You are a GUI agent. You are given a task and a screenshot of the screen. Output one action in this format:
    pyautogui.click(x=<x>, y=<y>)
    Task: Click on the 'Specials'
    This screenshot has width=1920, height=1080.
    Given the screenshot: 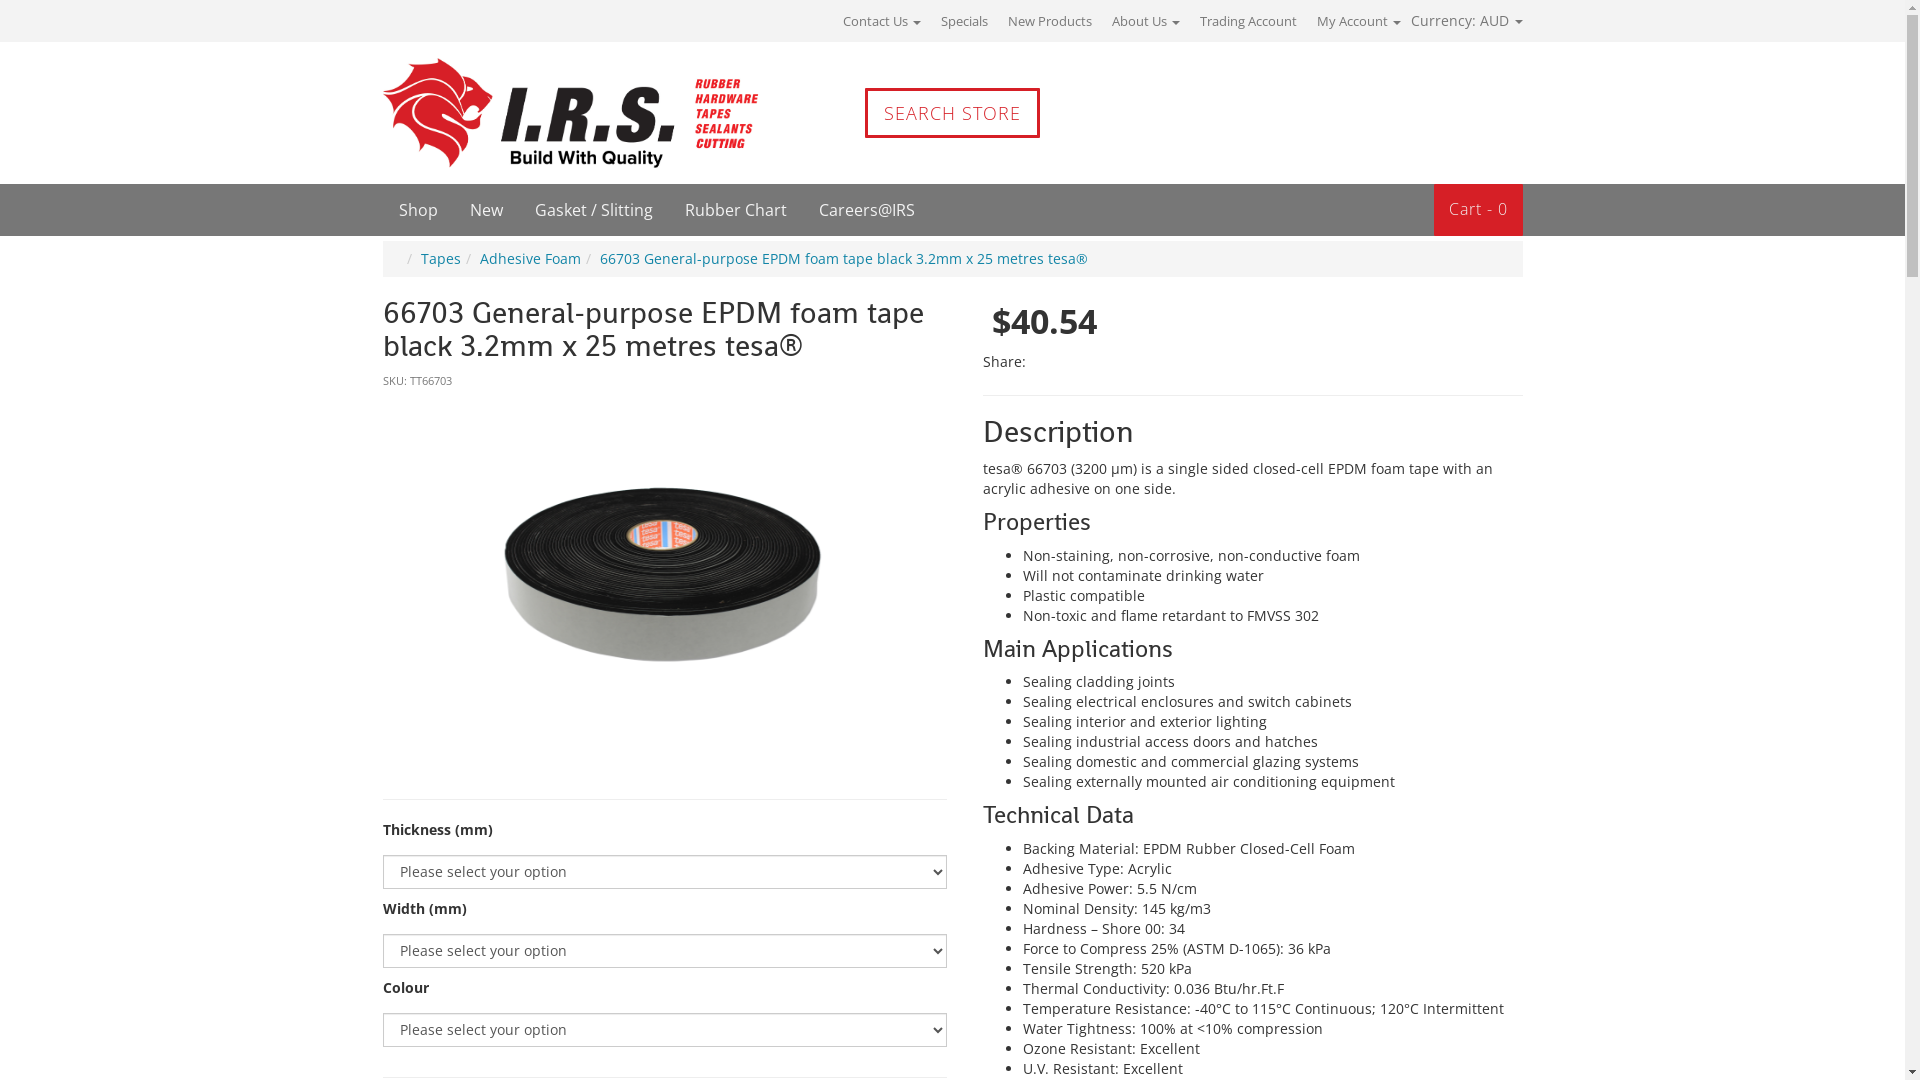 What is the action you would take?
    pyautogui.click(x=963, y=20)
    